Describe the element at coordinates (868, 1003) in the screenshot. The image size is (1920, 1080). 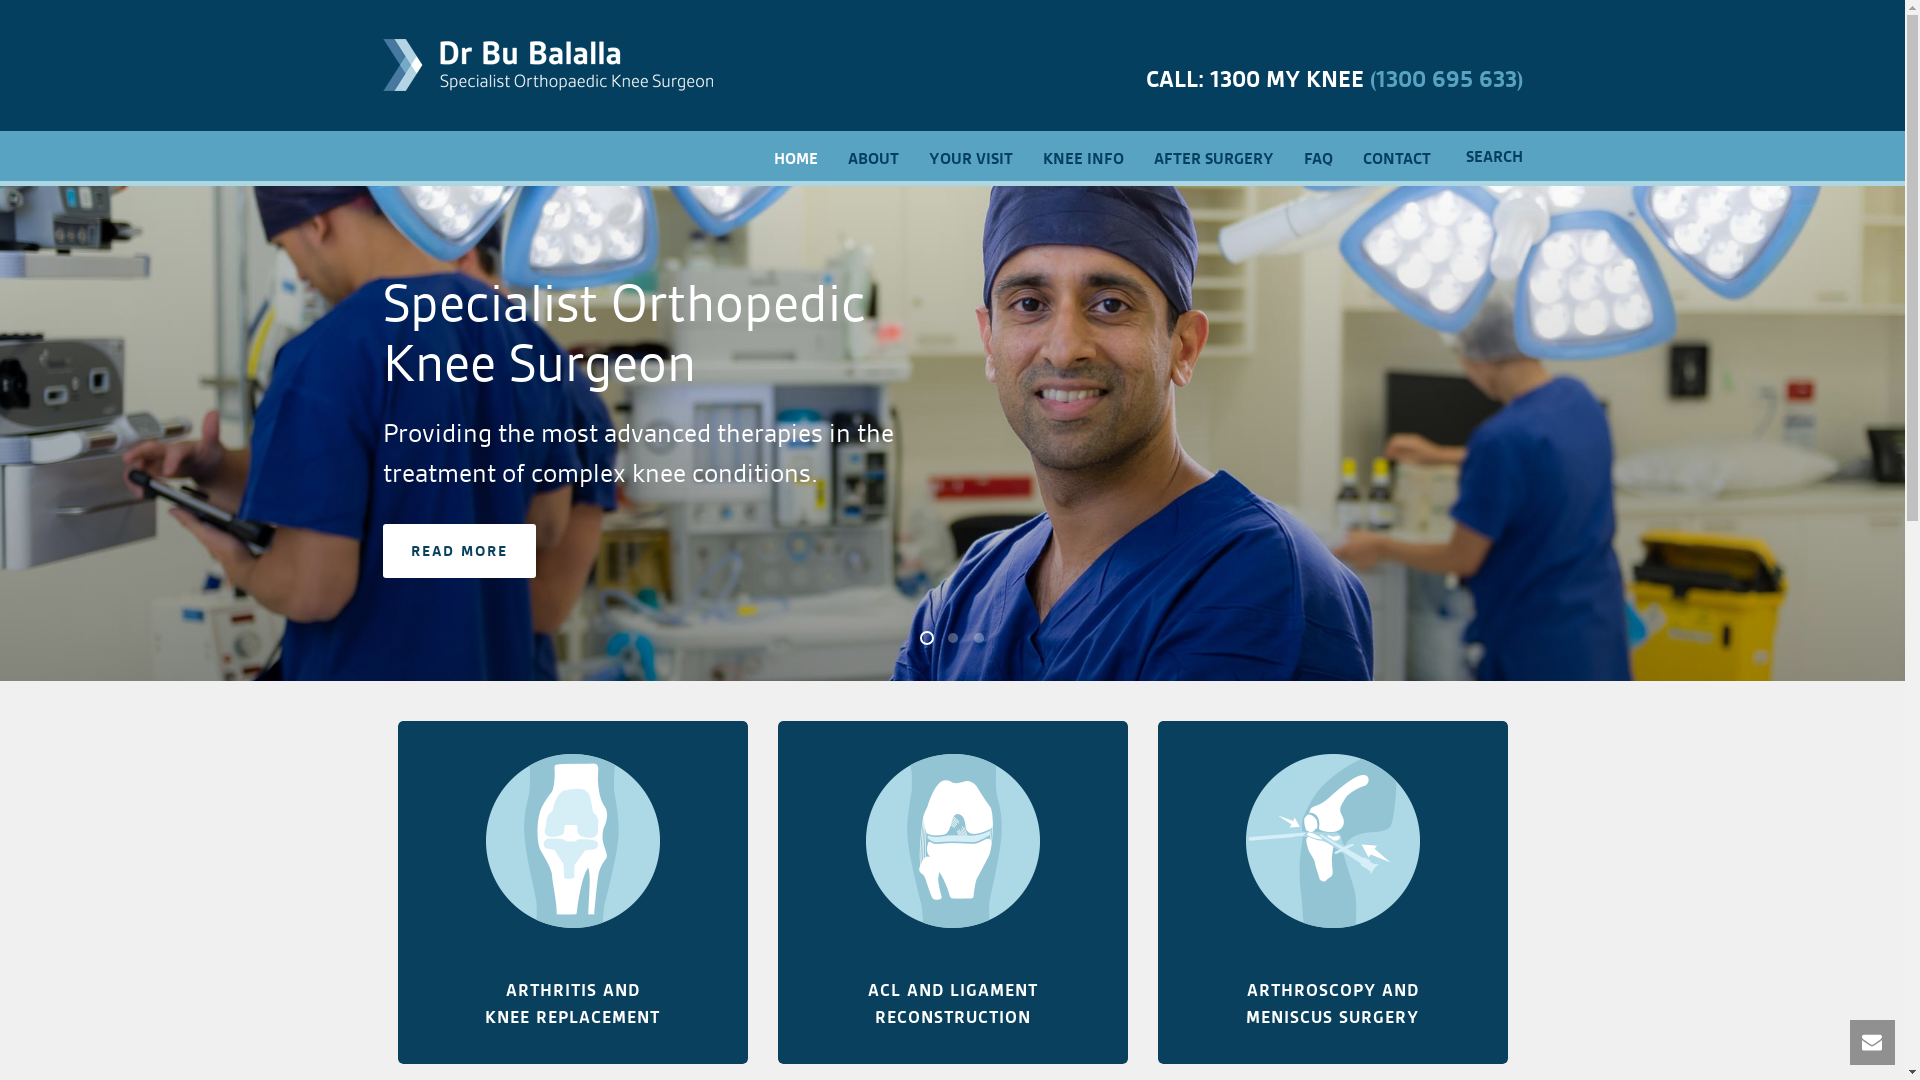
I see `'ACL AND LIGAMENT` at that location.